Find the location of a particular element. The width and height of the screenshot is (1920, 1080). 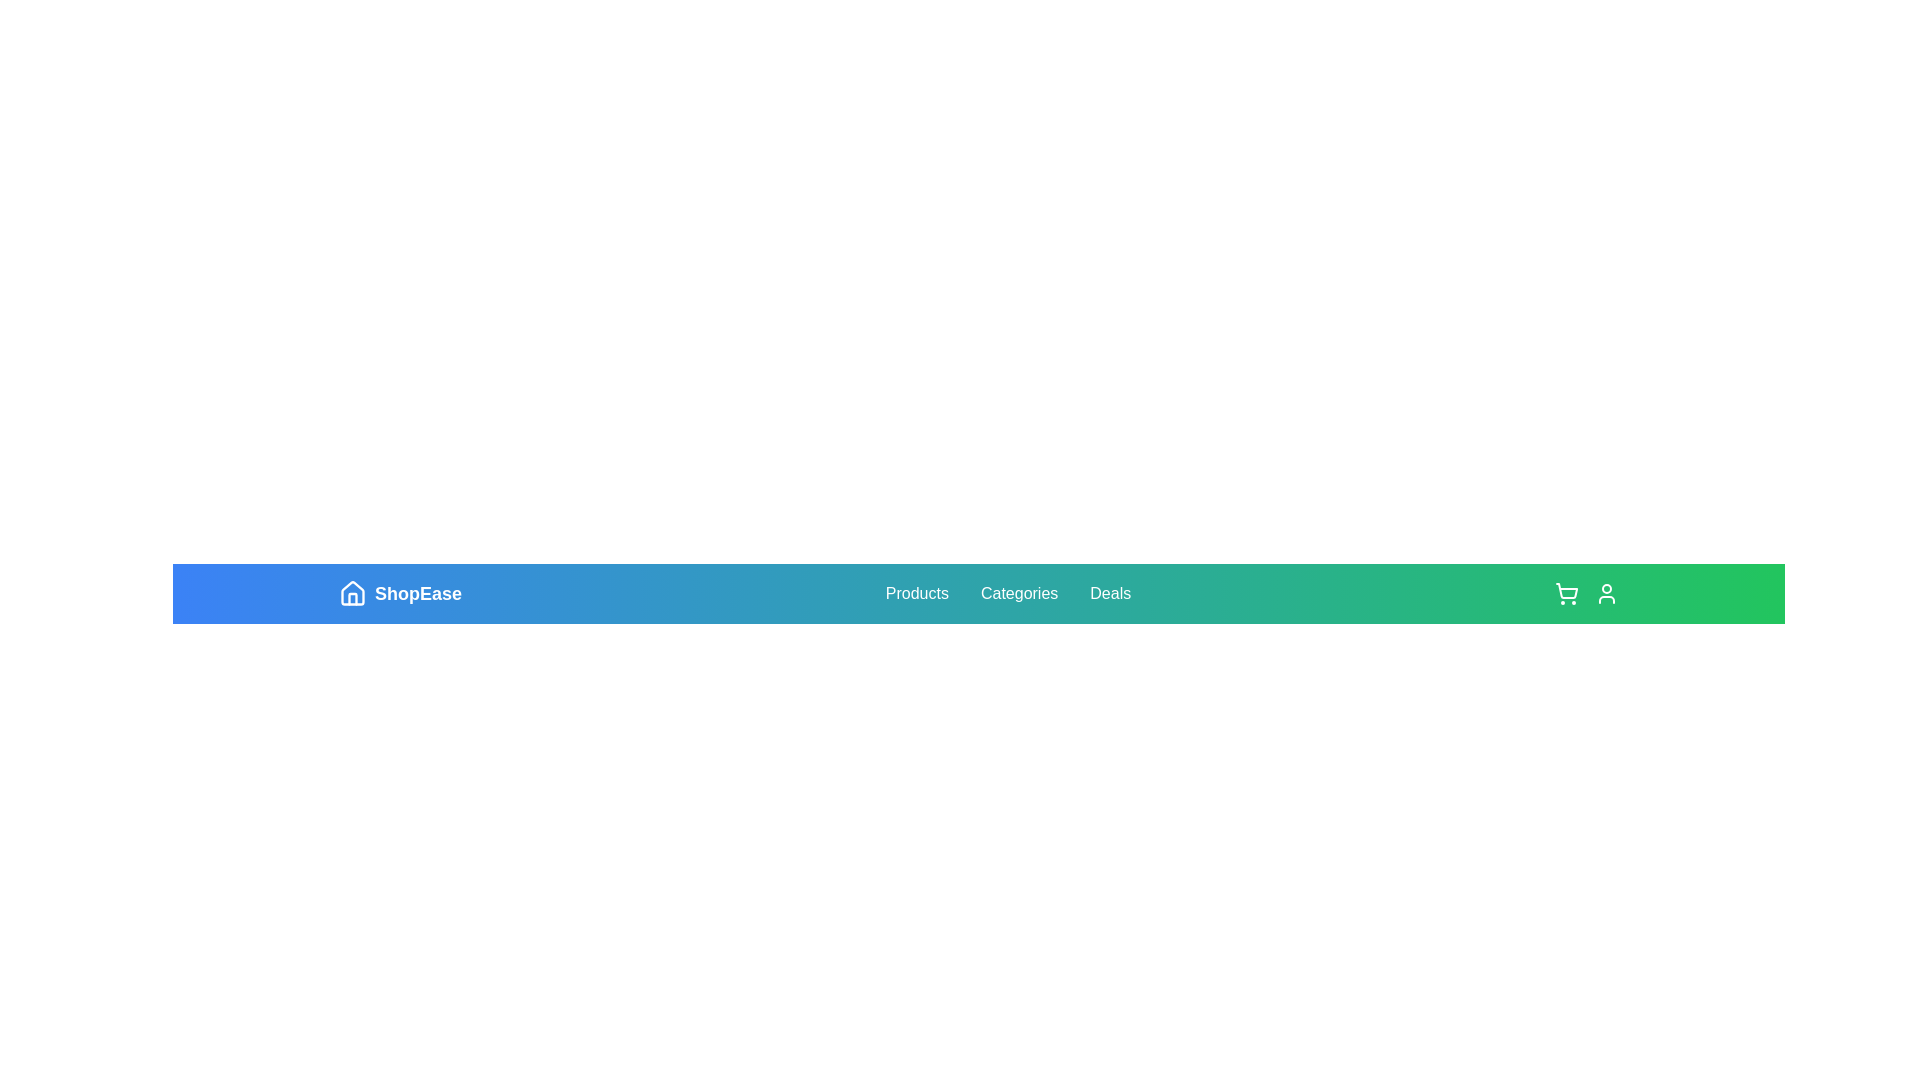

the user-related functionality icon located at the rightmost position of the top bar is located at coordinates (1607, 593).